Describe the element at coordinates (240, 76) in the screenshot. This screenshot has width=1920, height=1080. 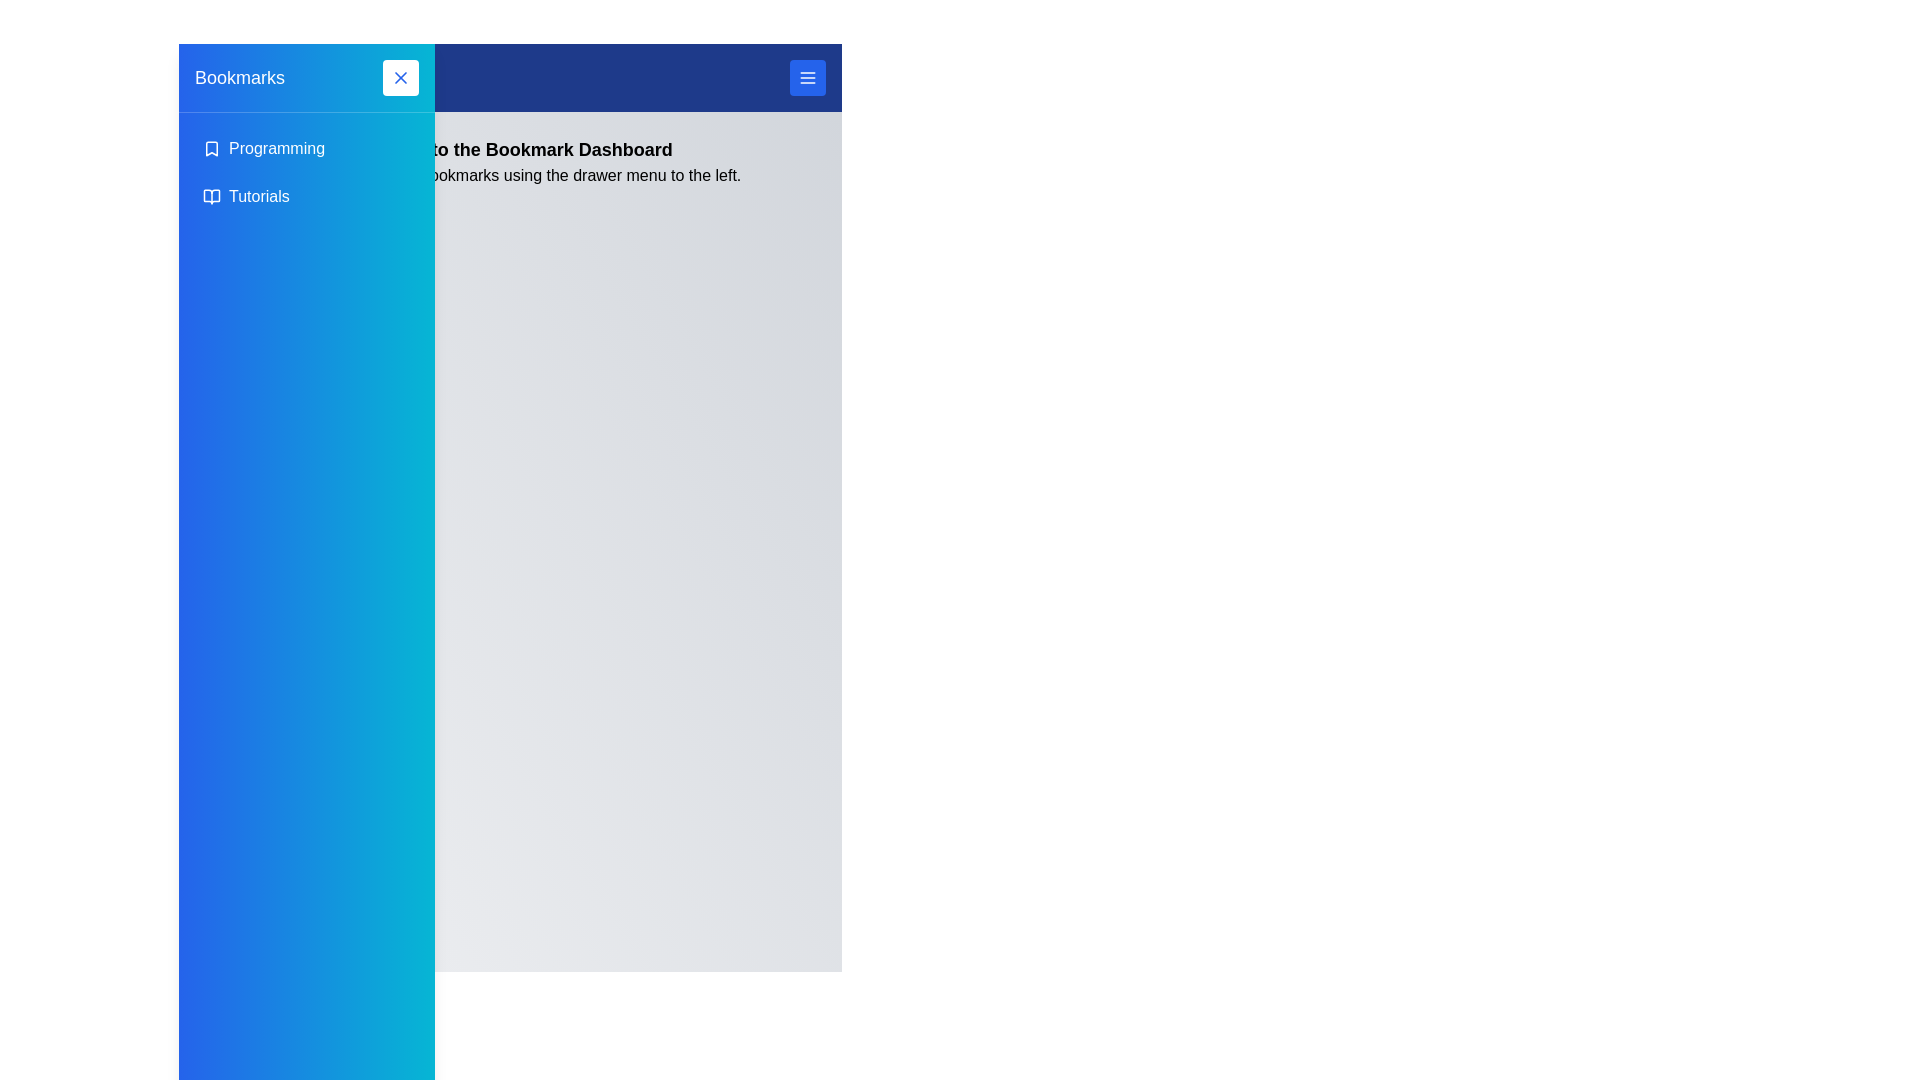
I see `the 'Bookmarks' text label, which is styled in white on a gradient blue background, positioned near the top-left corner of the interface` at that location.